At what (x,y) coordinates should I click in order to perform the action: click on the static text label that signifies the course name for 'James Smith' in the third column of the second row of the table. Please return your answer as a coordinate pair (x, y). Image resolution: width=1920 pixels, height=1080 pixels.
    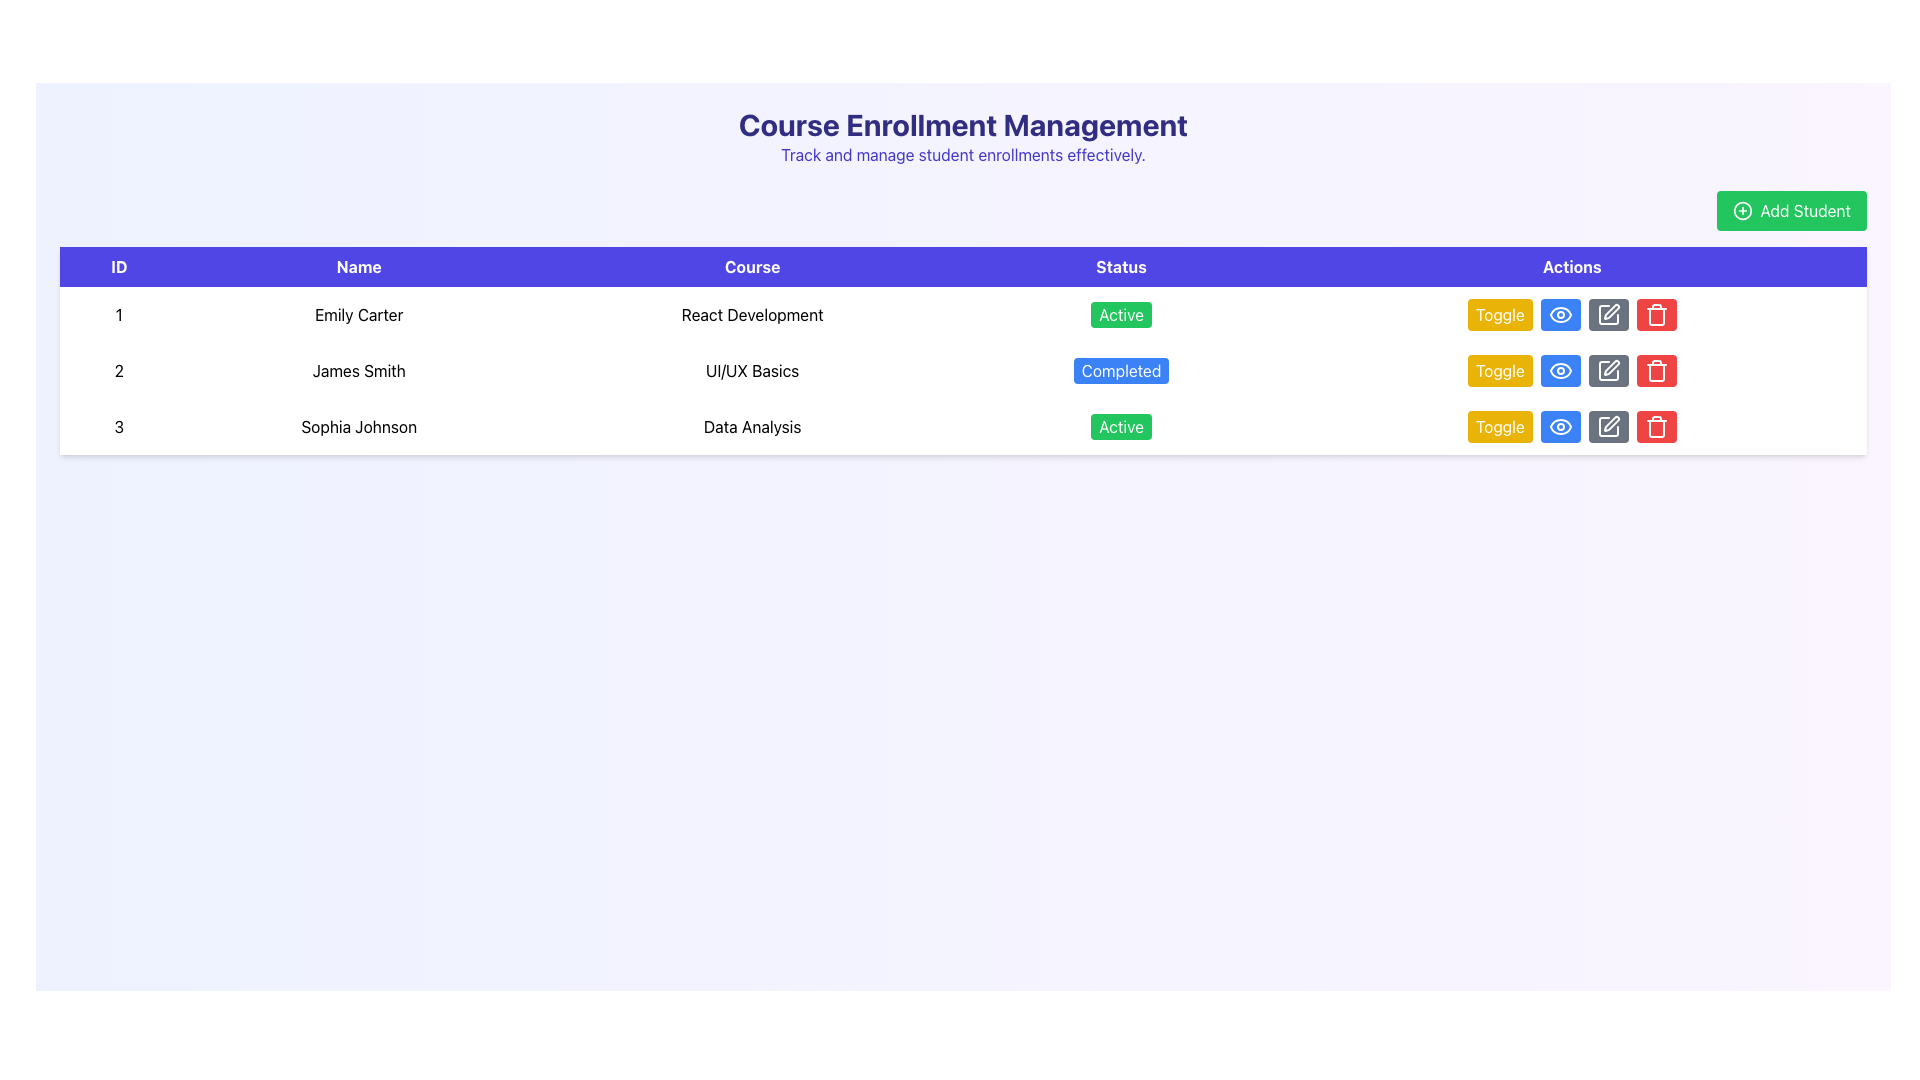
    Looking at the image, I should click on (751, 370).